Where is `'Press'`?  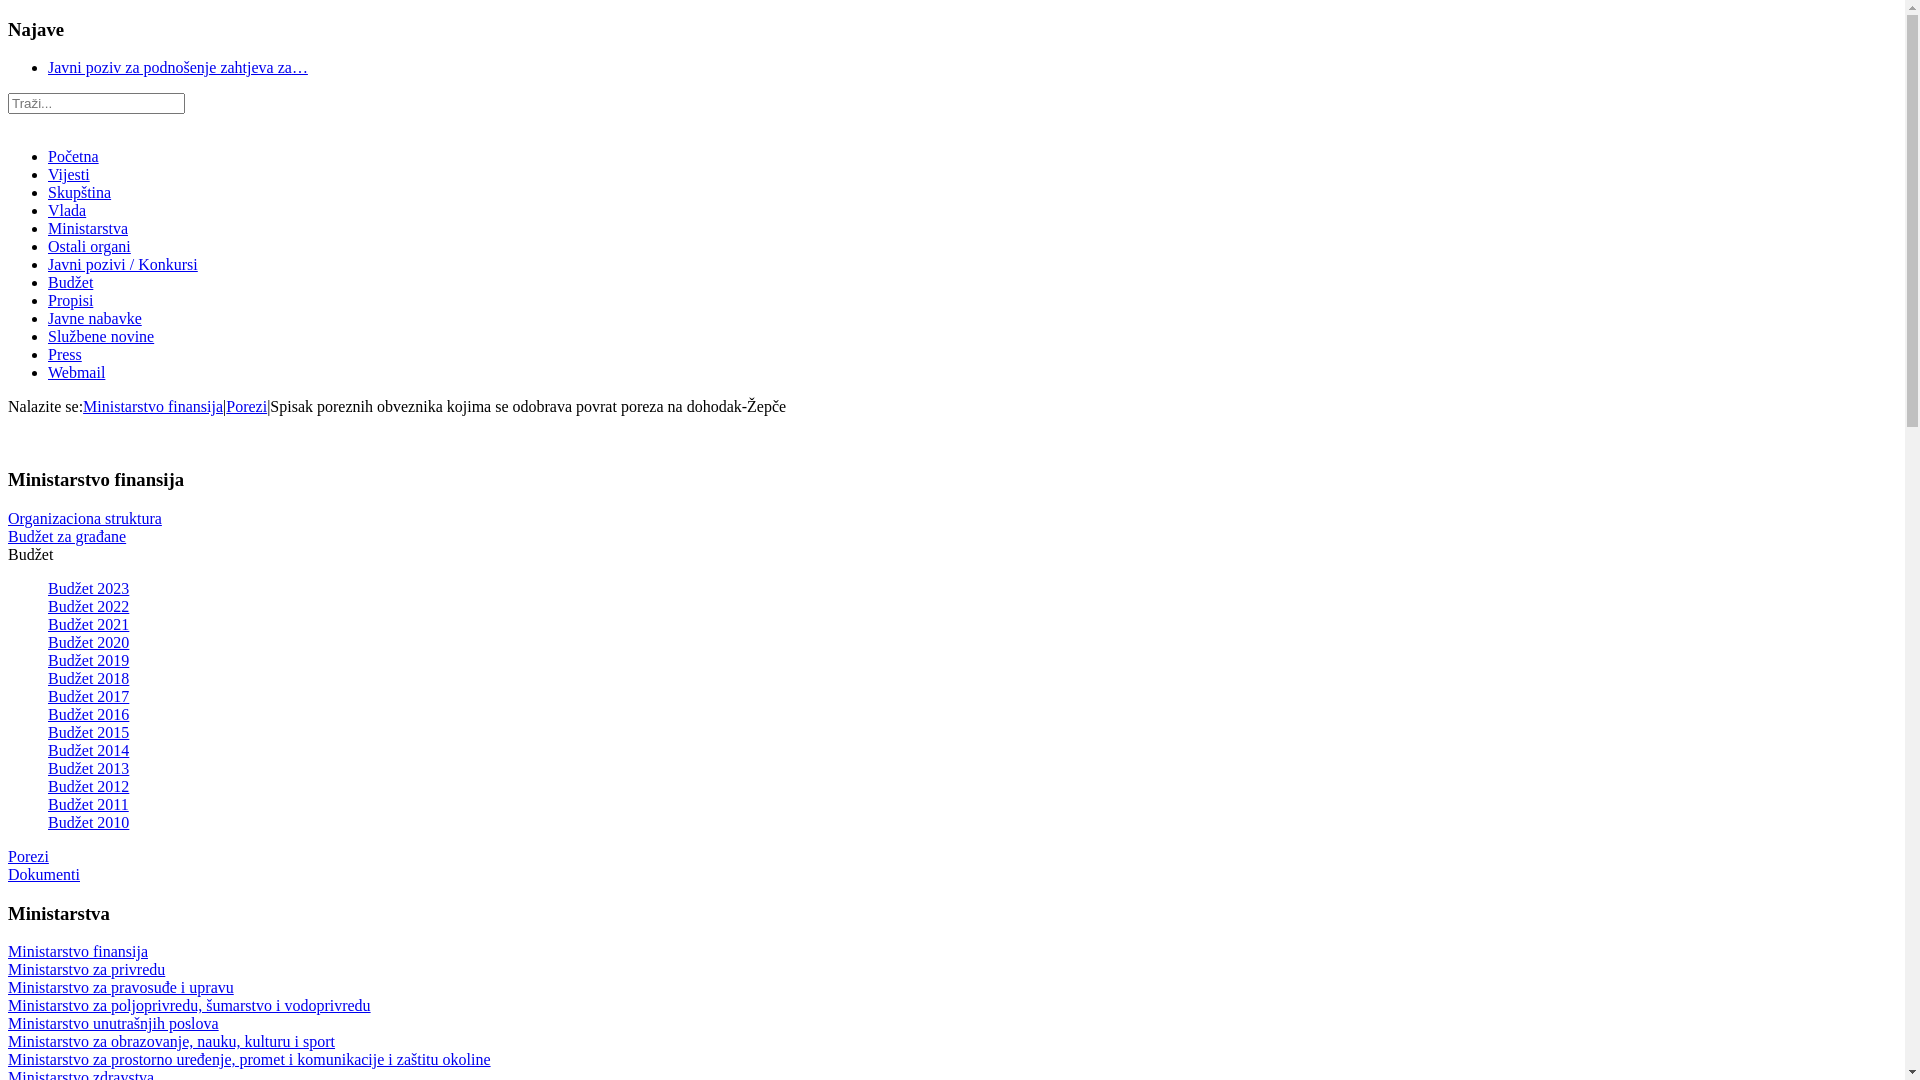
'Press' is located at coordinates (65, 353).